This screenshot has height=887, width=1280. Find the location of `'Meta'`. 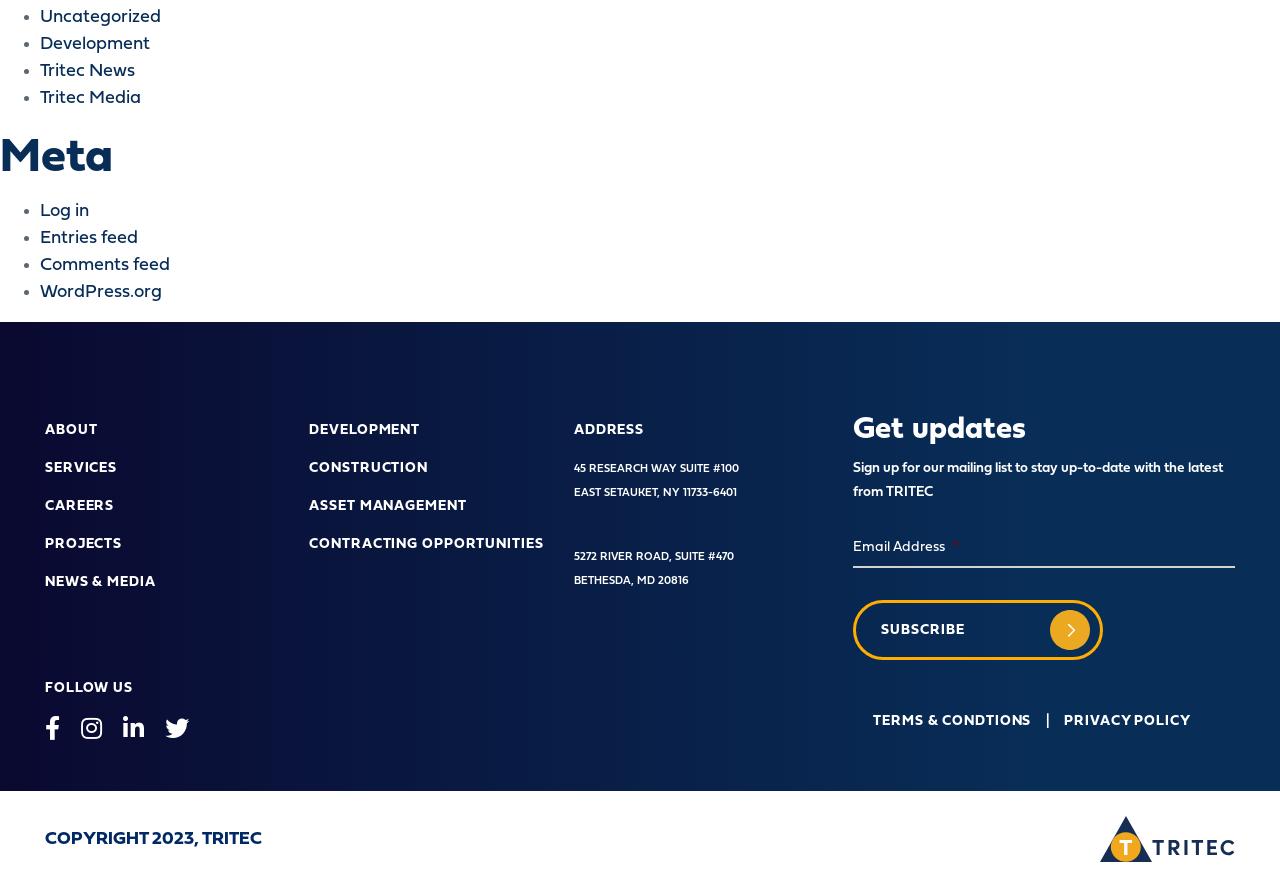

'Meta' is located at coordinates (56, 156).